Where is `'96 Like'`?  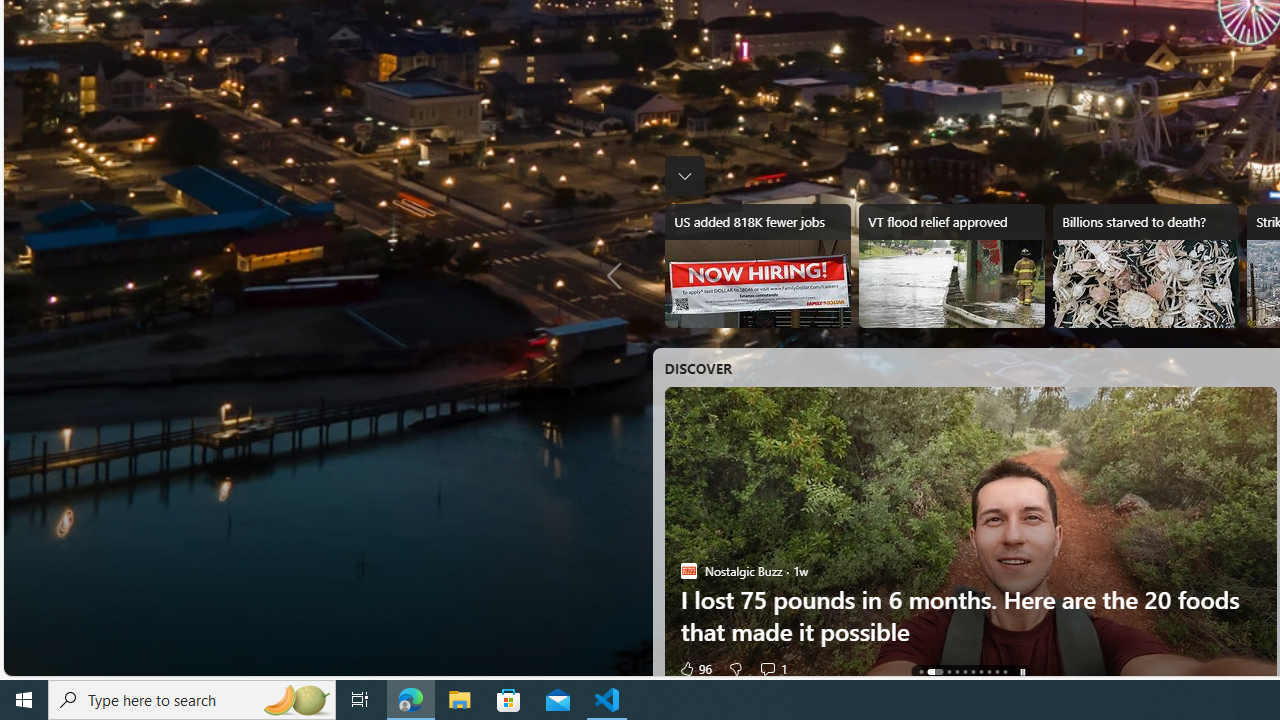
'96 Like' is located at coordinates (694, 668).